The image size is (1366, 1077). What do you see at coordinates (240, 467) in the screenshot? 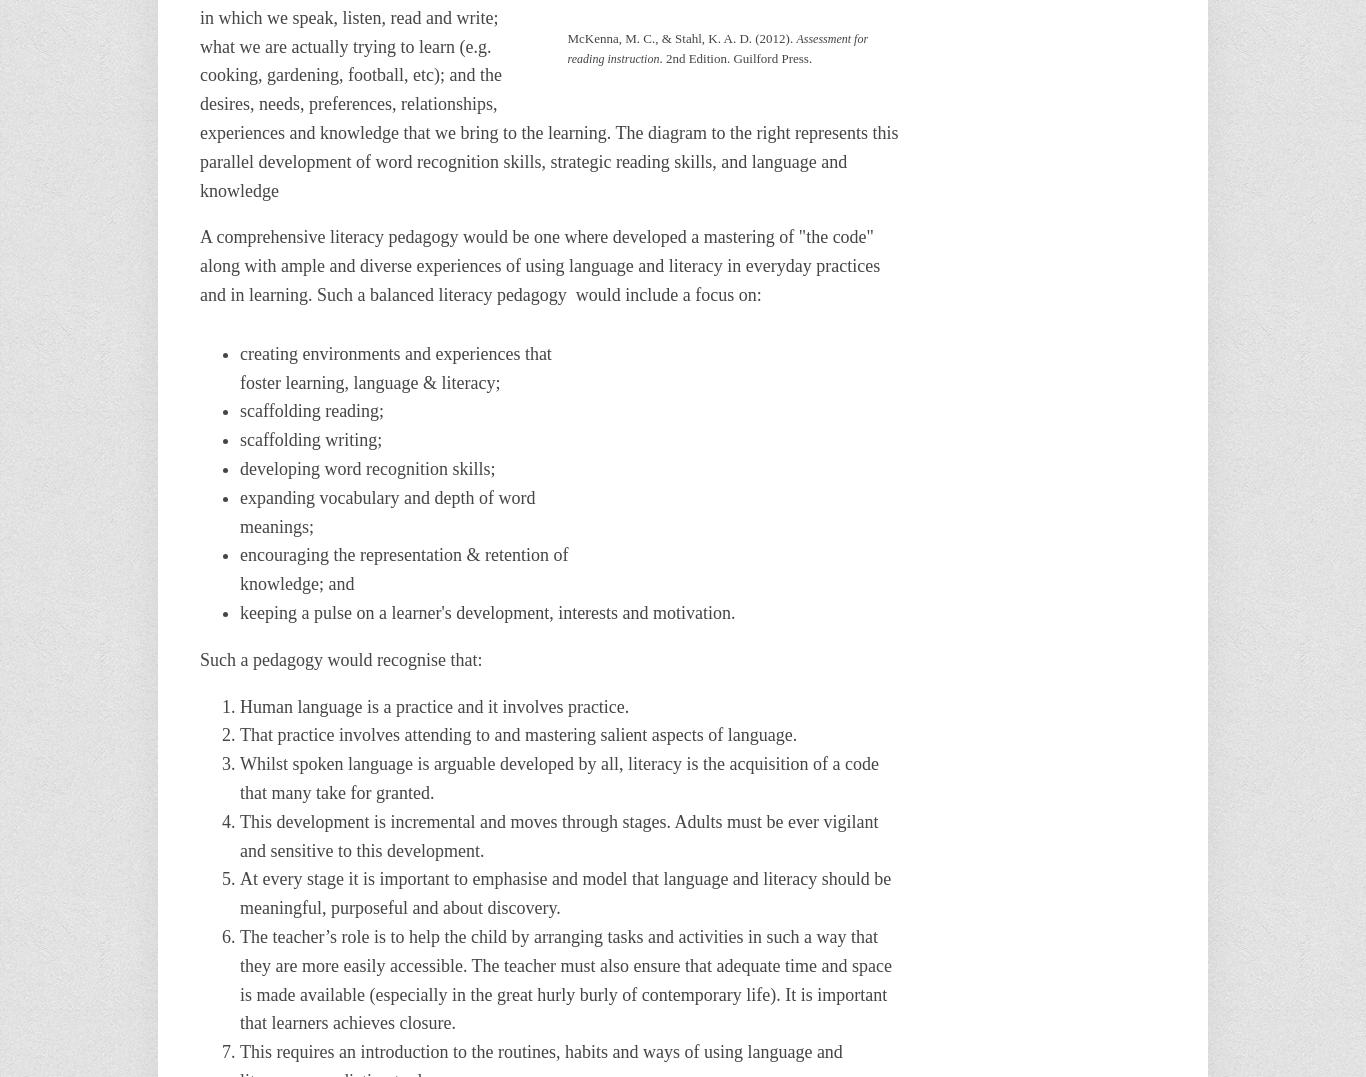
I see `'developing word recognition skills;'` at bounding box center [240, 467].